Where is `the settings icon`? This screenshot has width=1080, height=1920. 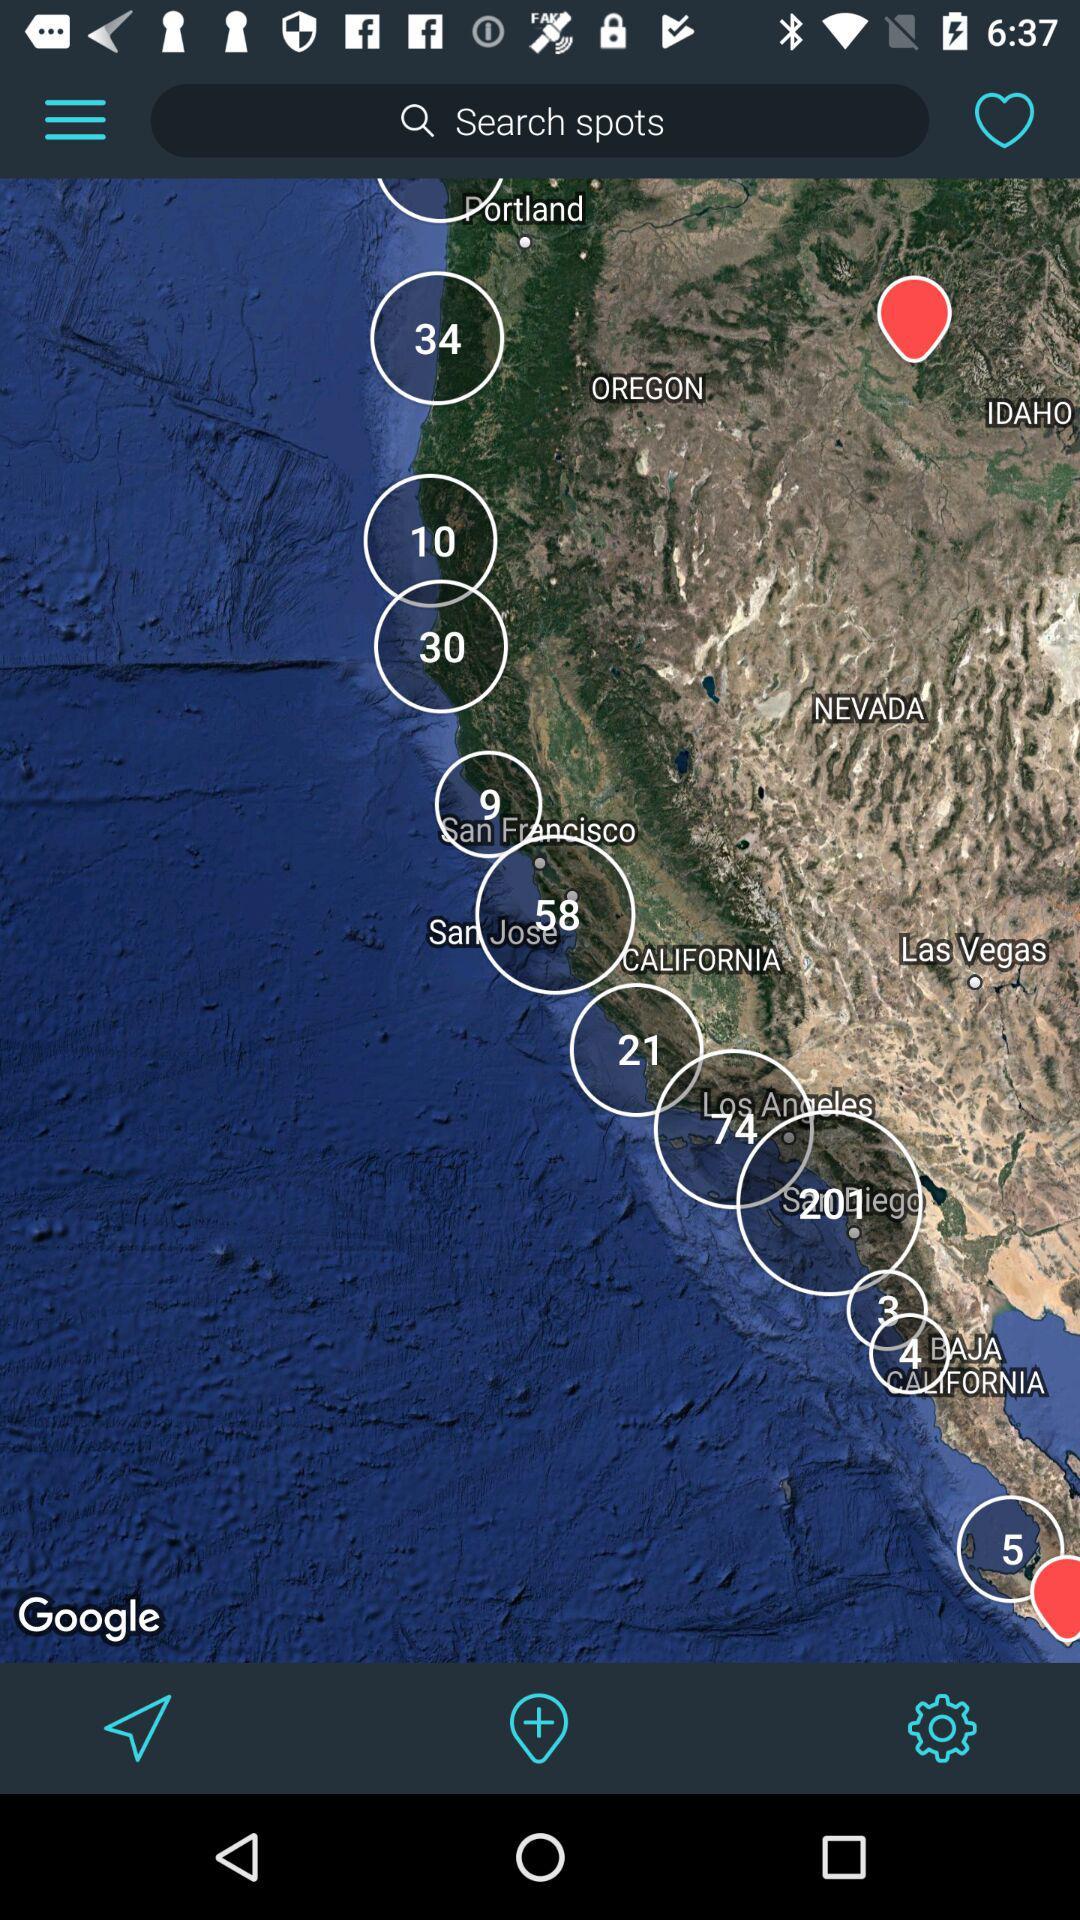 the settings icon is located at coordinates (942, 1727).